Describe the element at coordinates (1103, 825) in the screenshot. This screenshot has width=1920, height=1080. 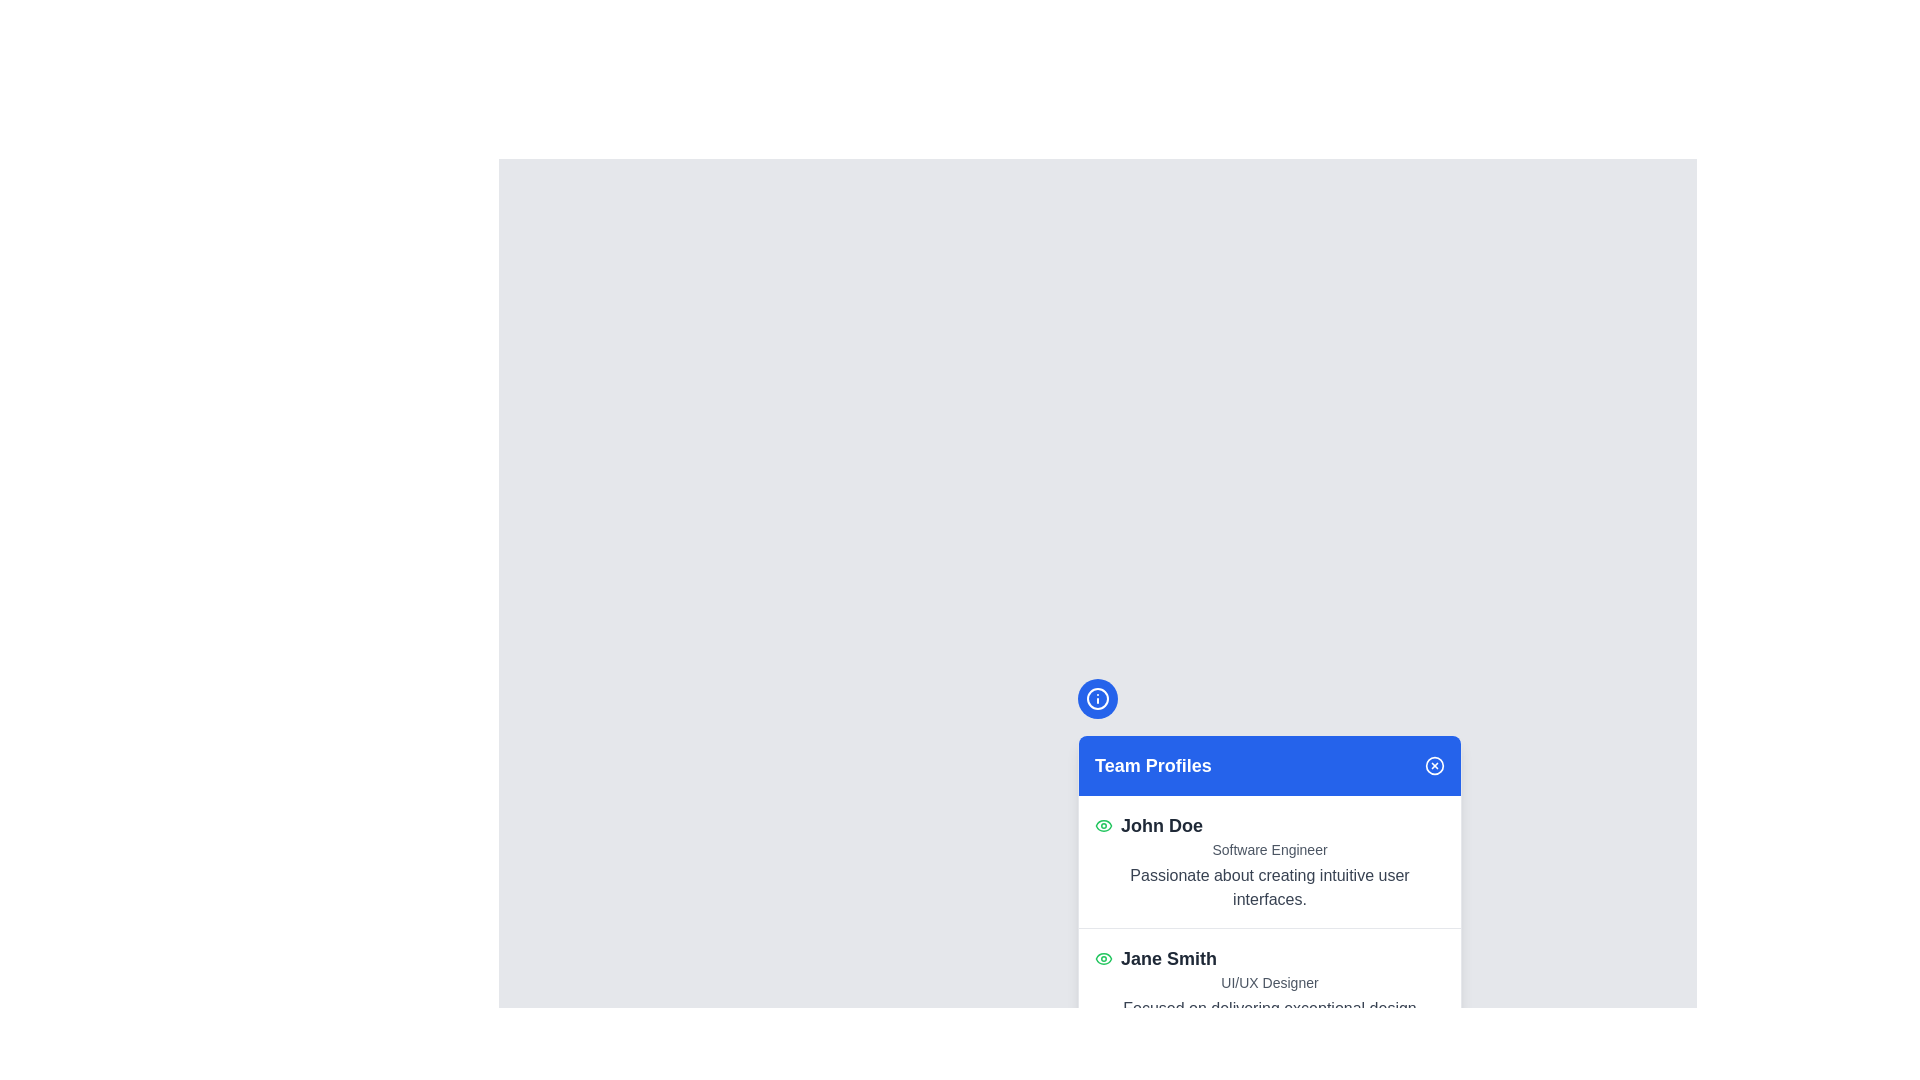
I see `the vector graphic component of the eye icon next to the user profile entry named 'Jane Smith' in the 'Team Profiles' section` at that location.